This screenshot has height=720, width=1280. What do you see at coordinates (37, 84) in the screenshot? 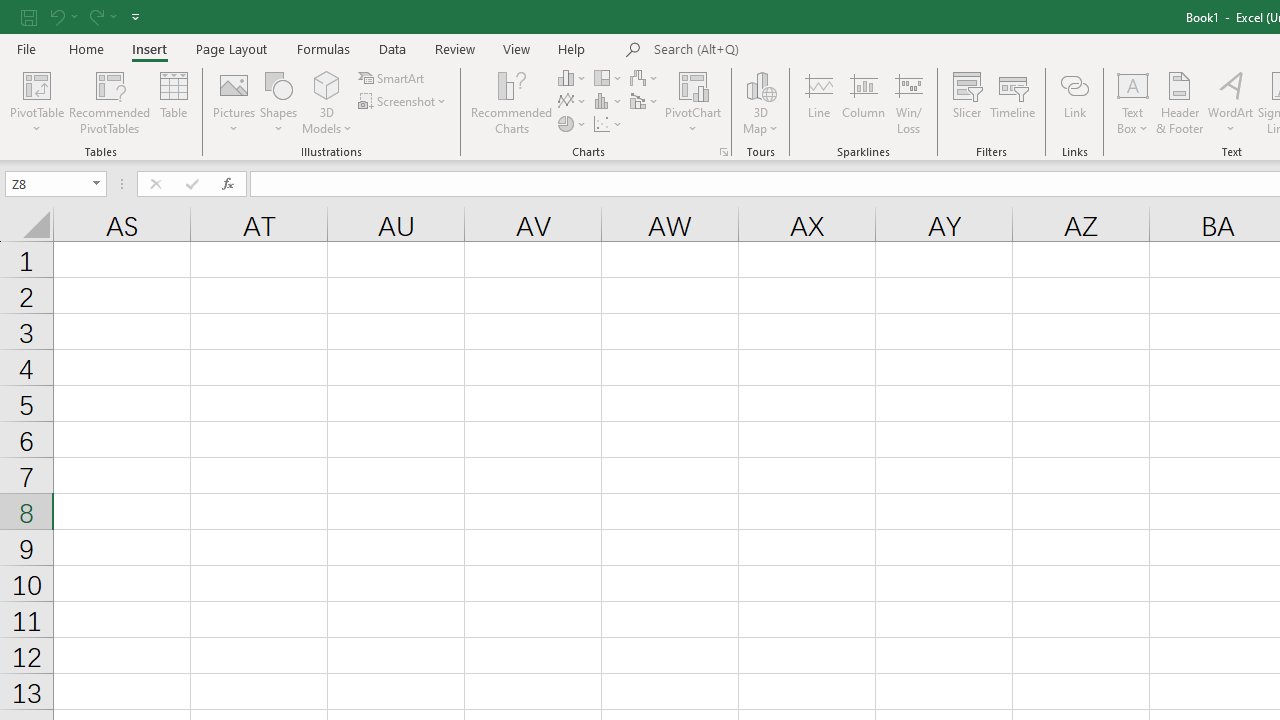
I see `'PivotTable'` at bounding box center [37, 84].